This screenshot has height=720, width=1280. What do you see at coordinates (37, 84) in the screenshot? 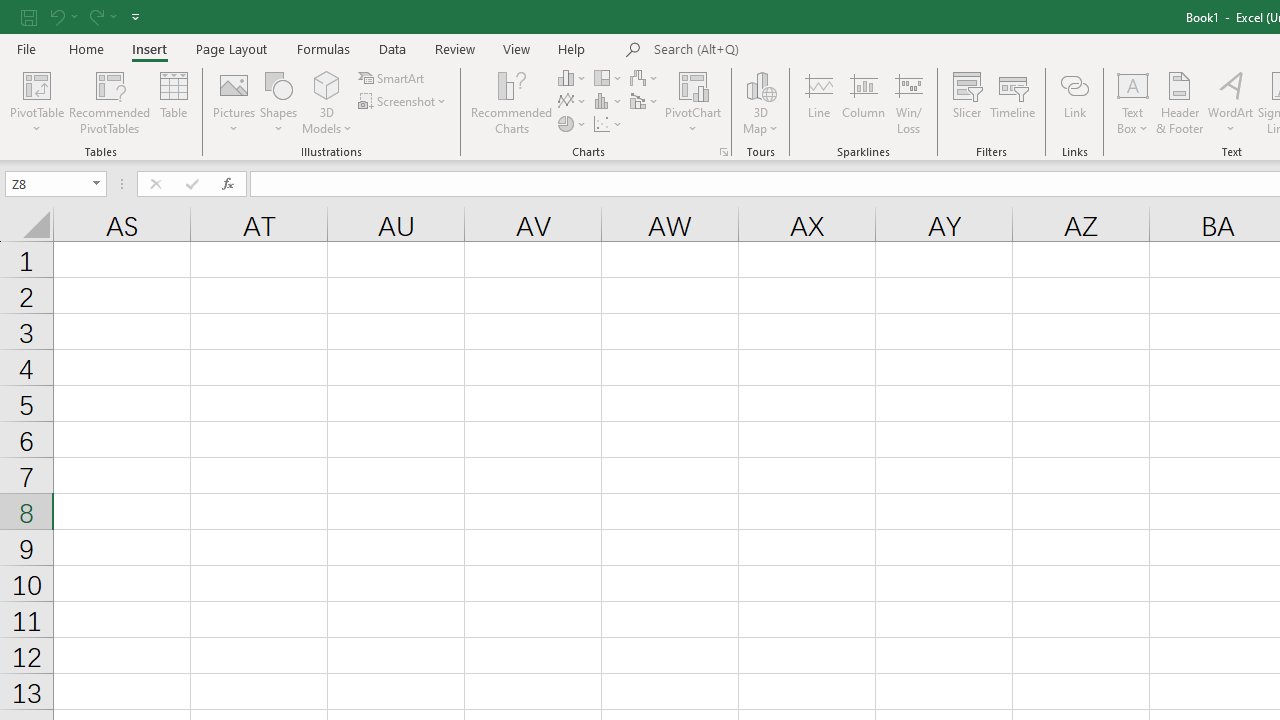
I see `'PivotTable'` at bounding box center [37, 84].